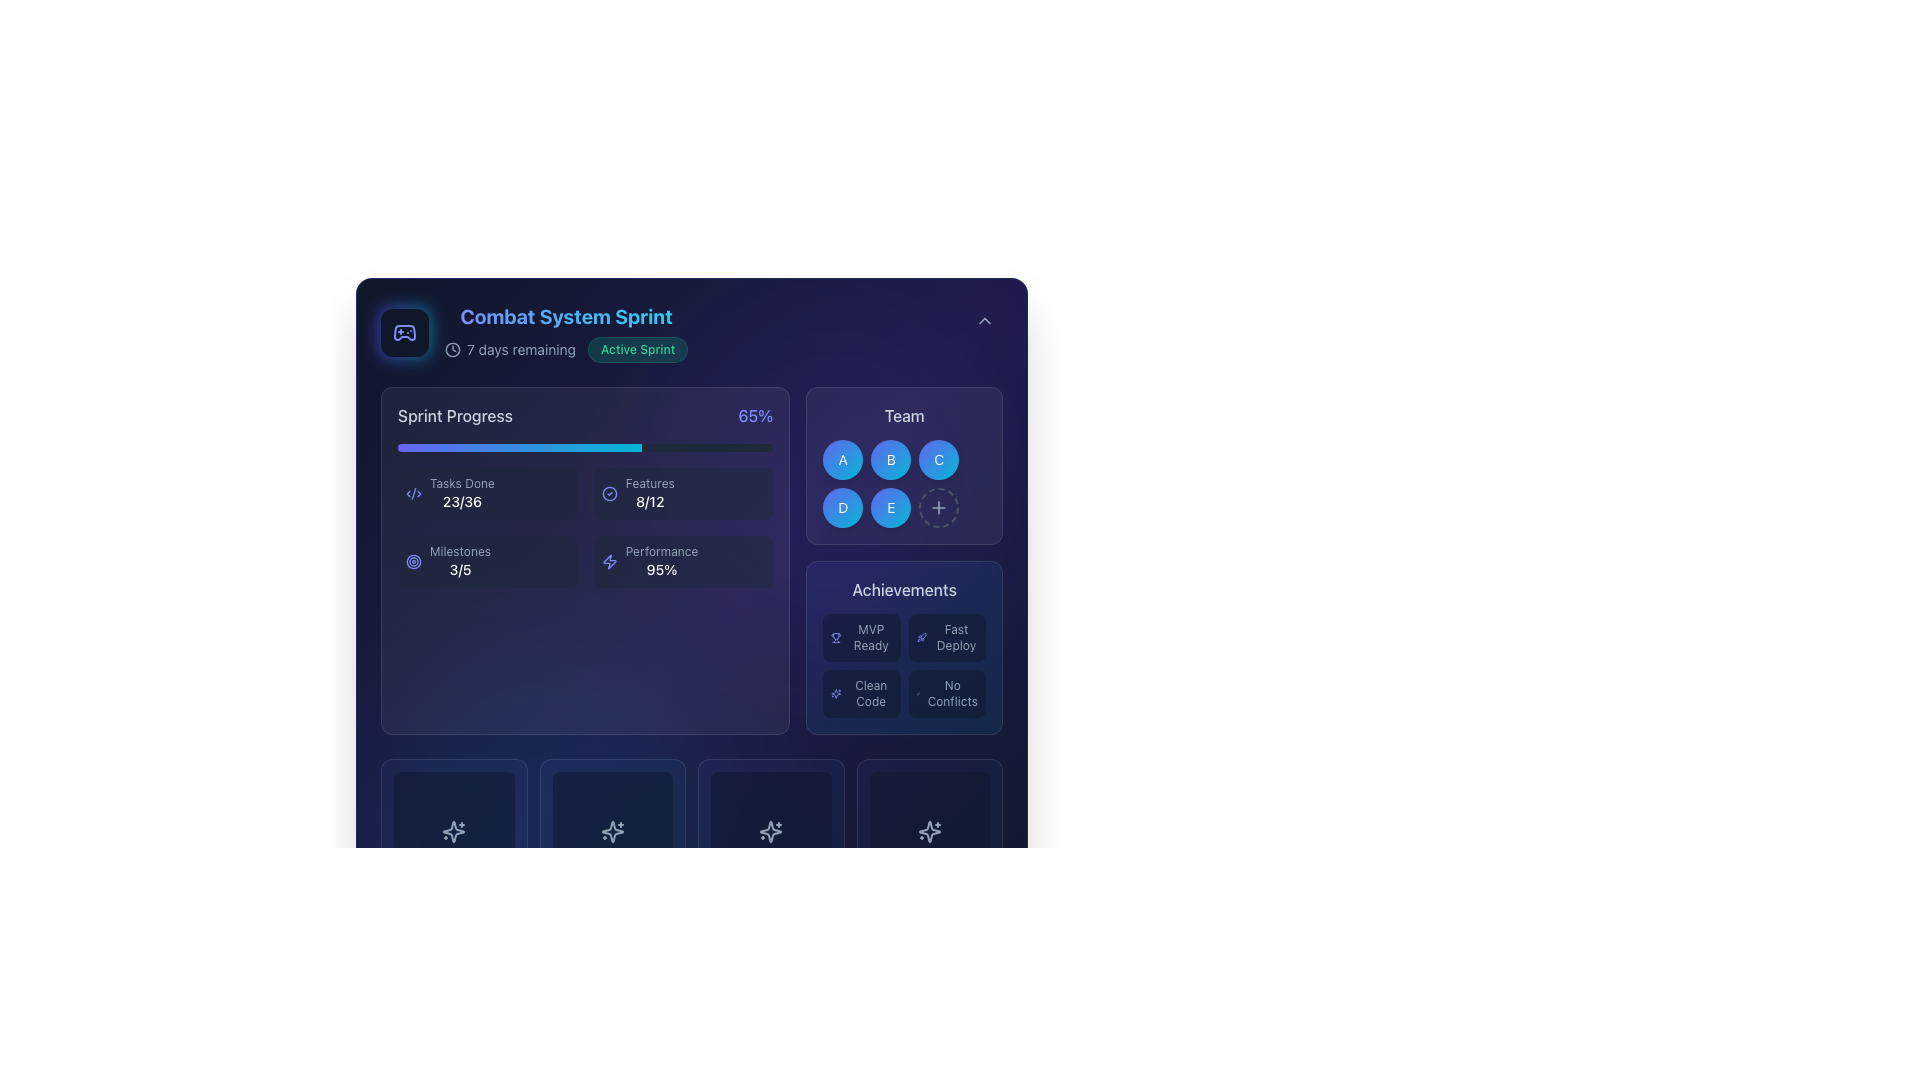 The height and width of the screenshot is (1080, 1920). What do you see at coordinates (951, 693) in the screenshot?
I see `the informational text label indicating the absence of conflicts located in the bottom-right corner of the 'Achievements' section, below 'Fast Deploy' and to the right of 'Clean Code' to trigger its hover state` at bounding box center [951, 693].